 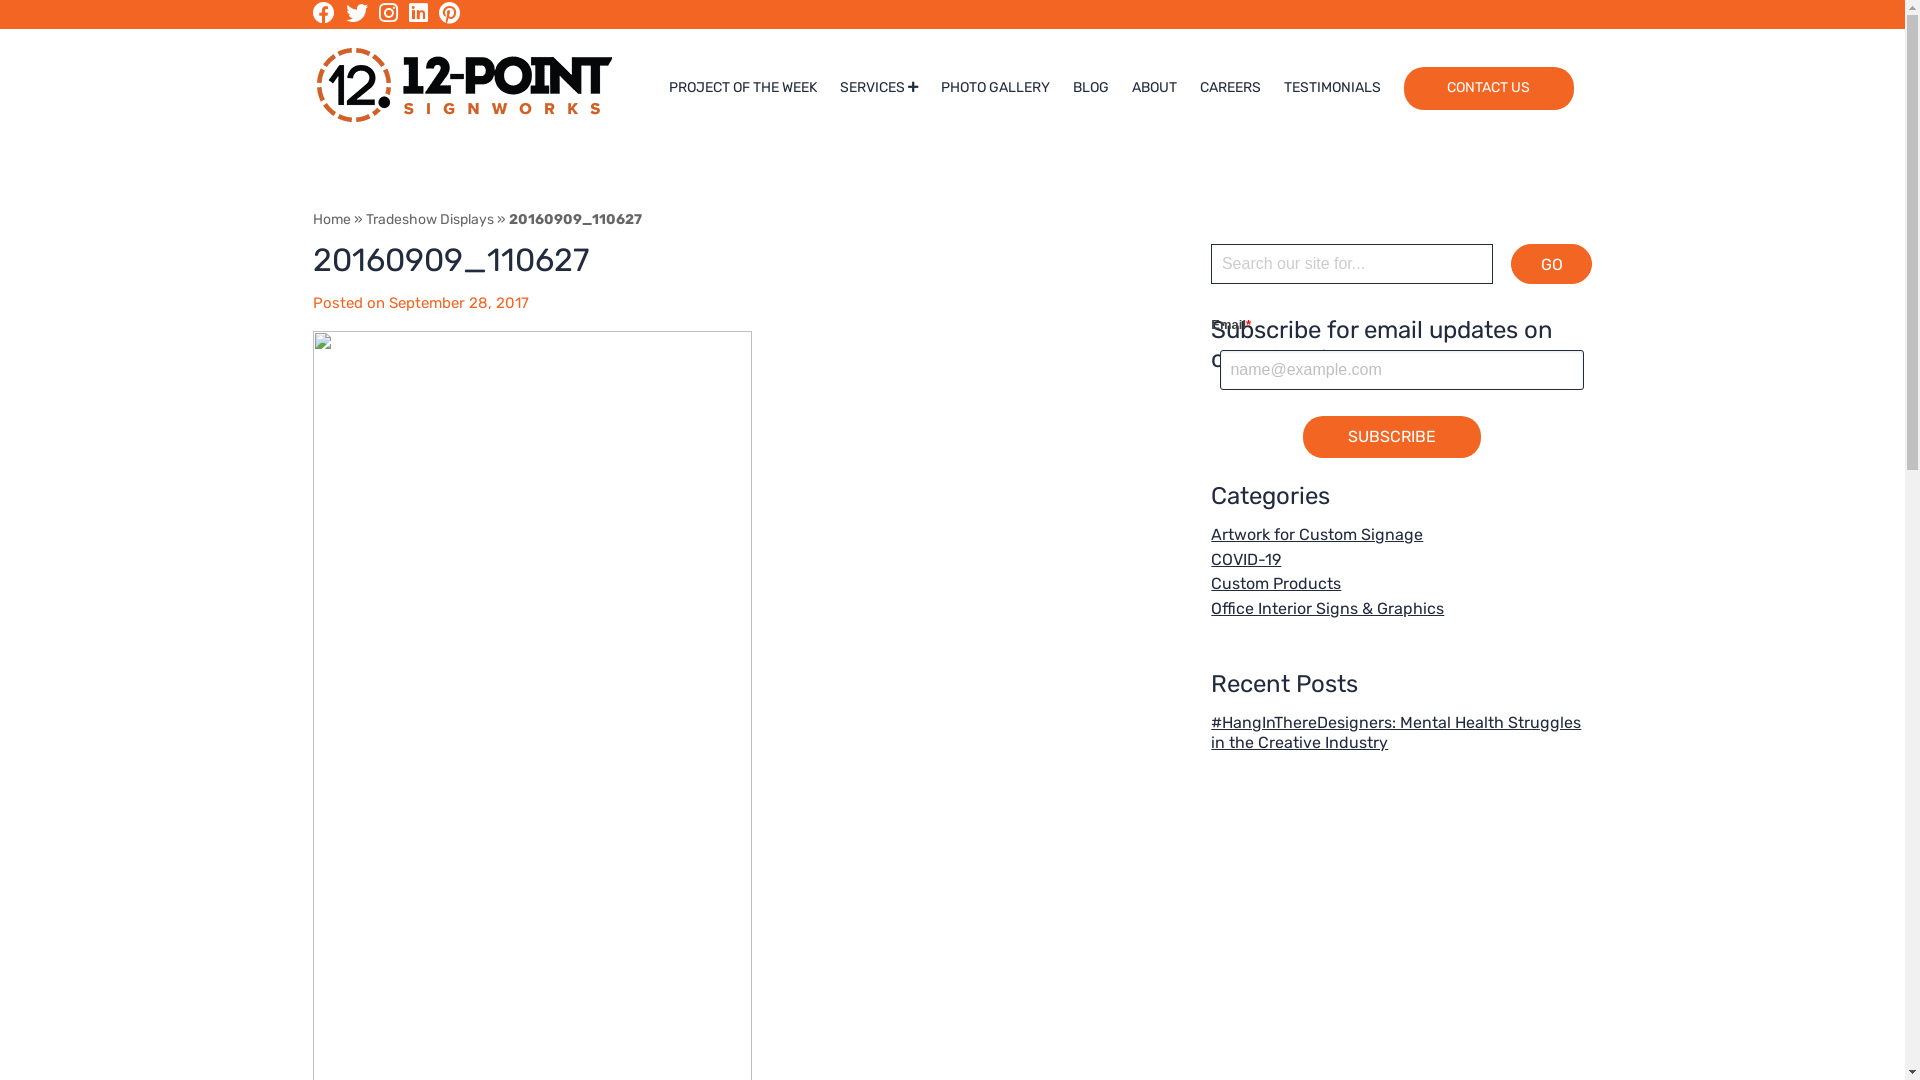 I want to click on 'Office Interior Signs & Graphics', so click(x=1327, y=607).